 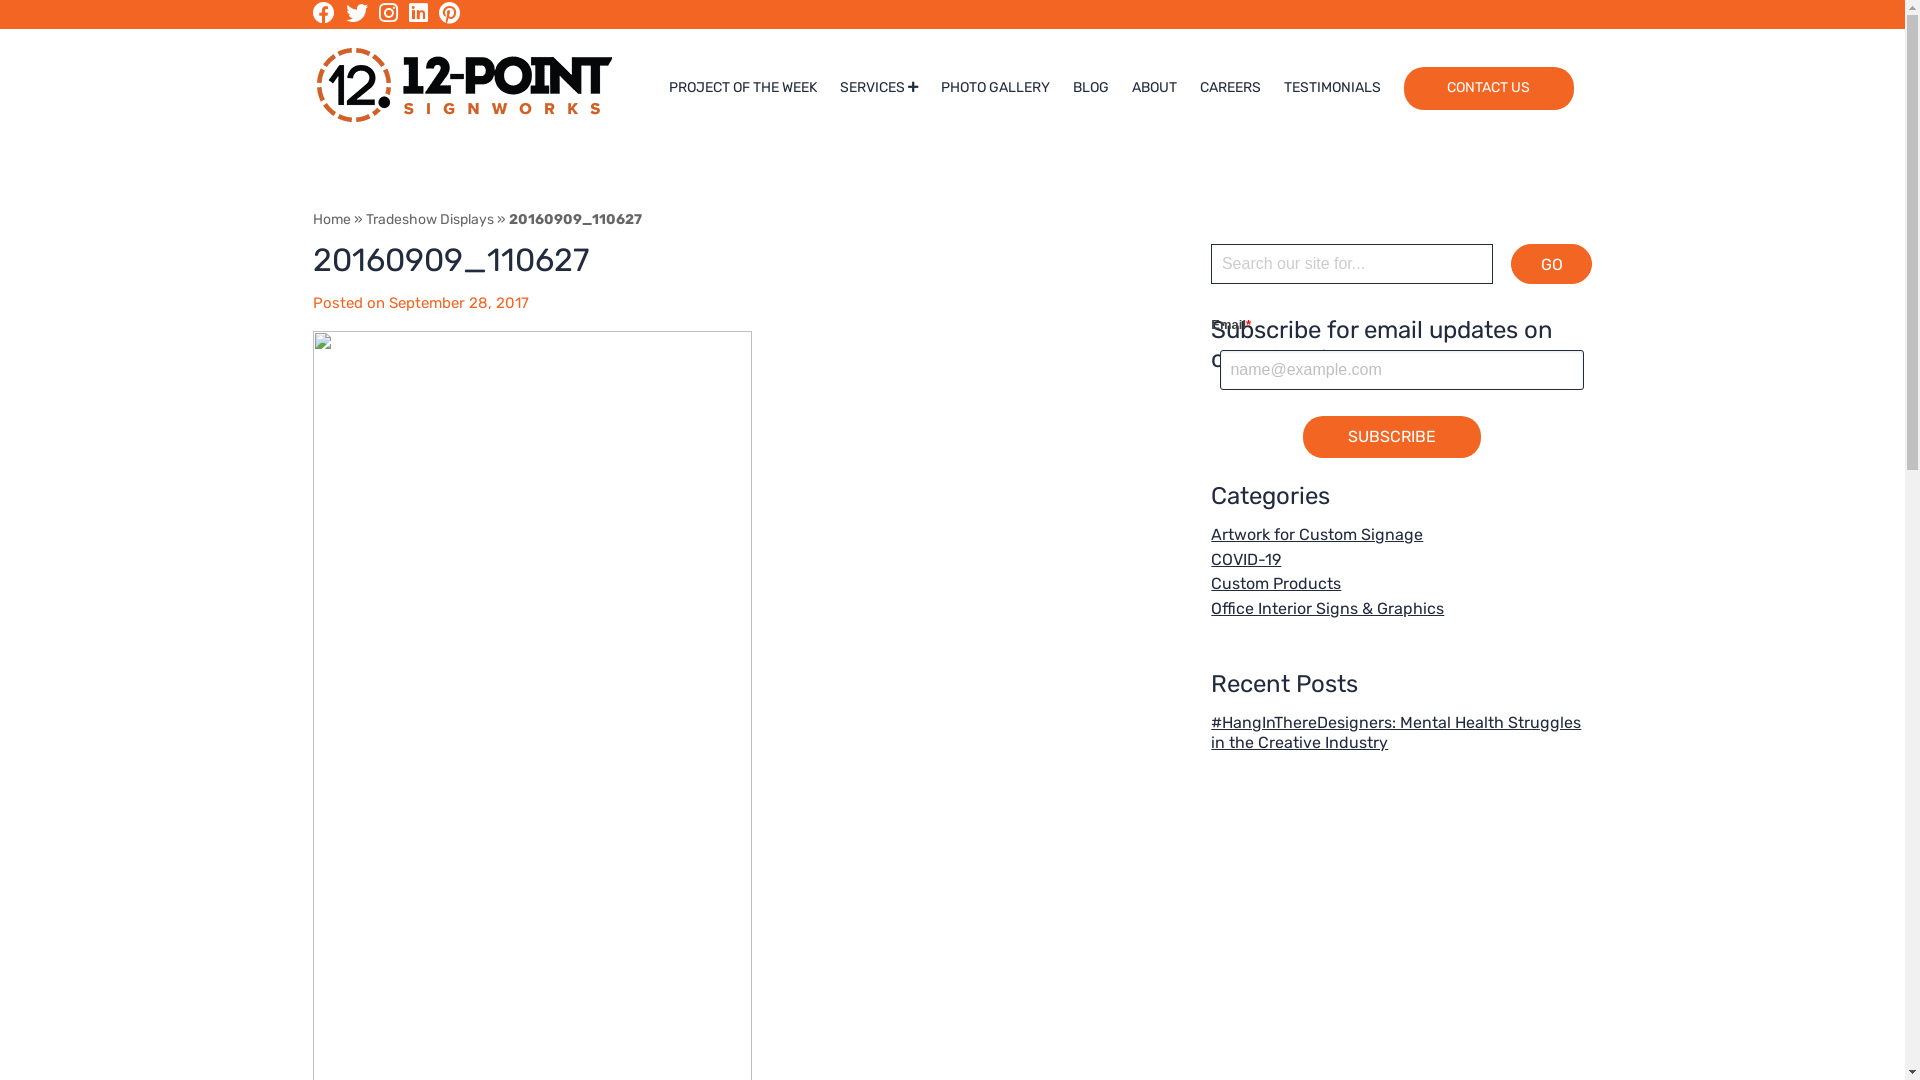 I want to click on 'Office Interior Signs & Graphics', so click(x=1327, y=607).